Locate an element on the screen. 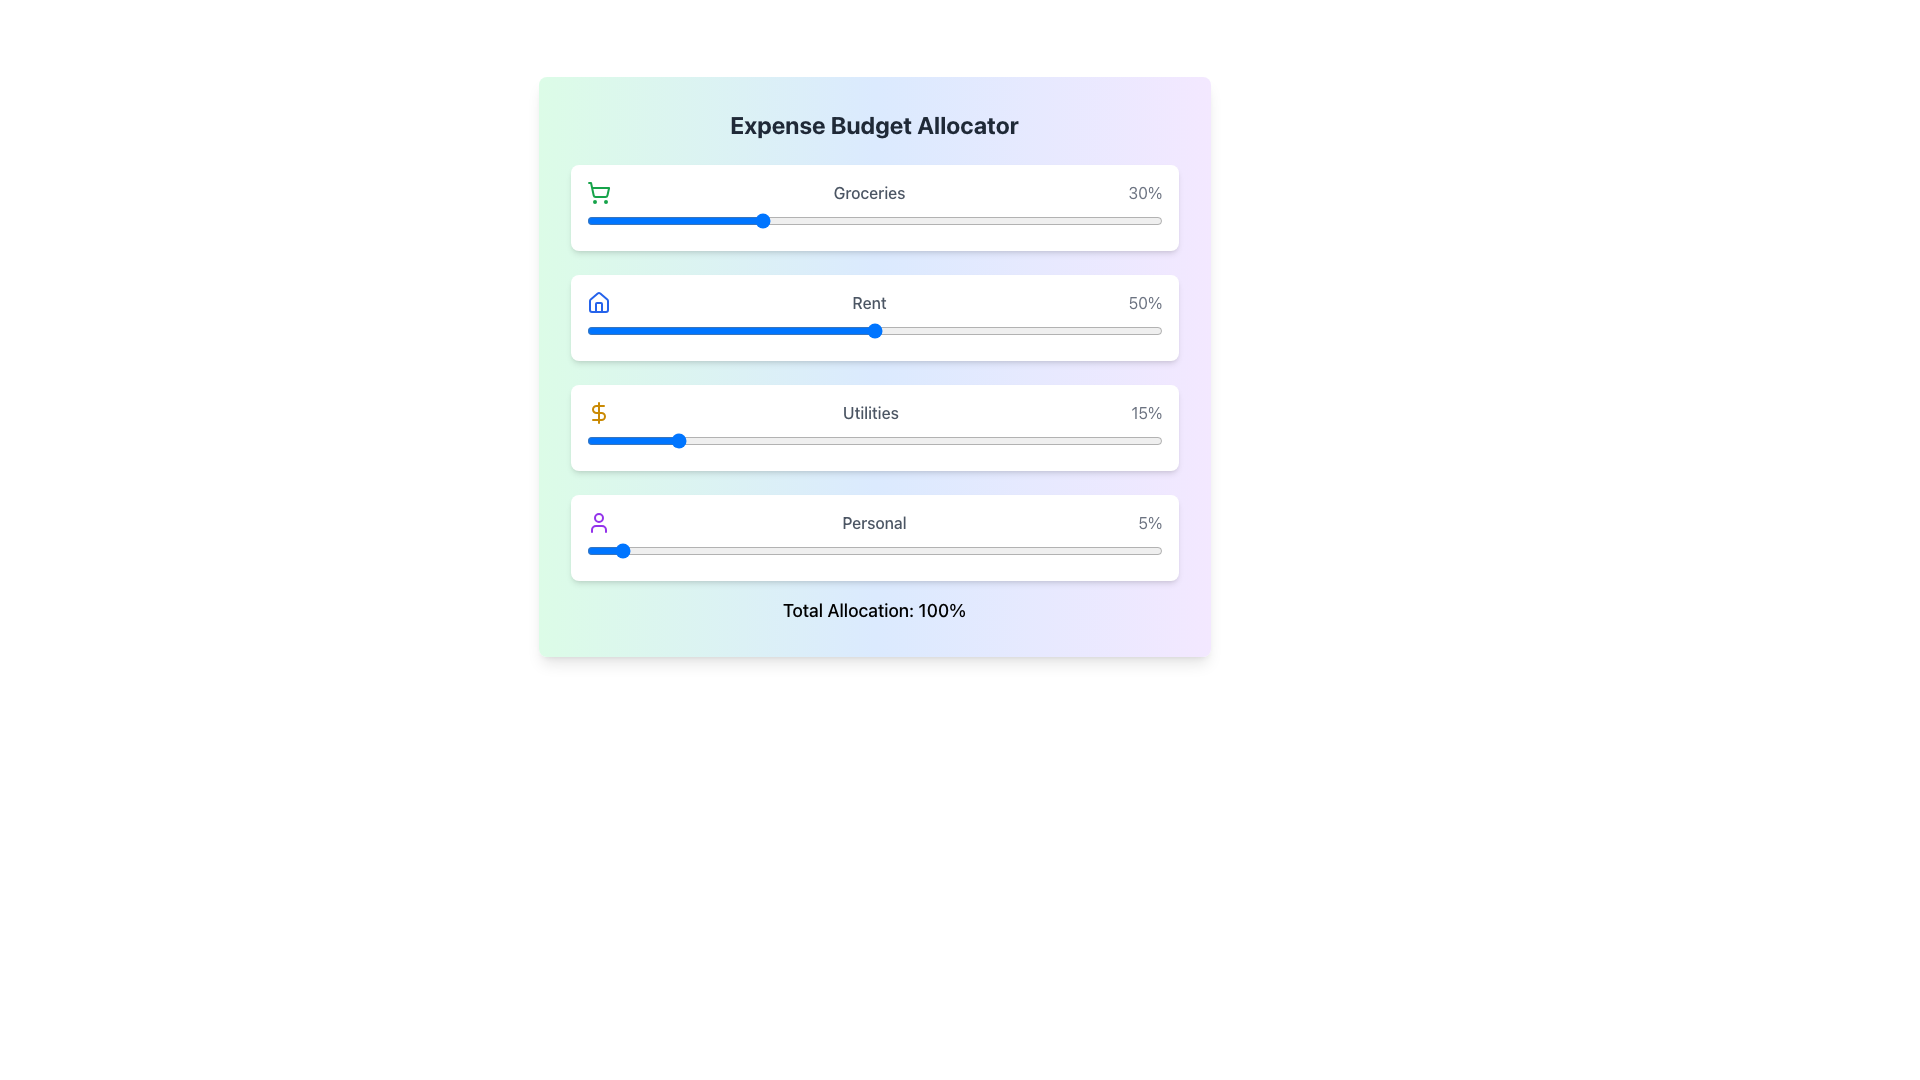  utilities allocation is located at coordinates (637, 439).